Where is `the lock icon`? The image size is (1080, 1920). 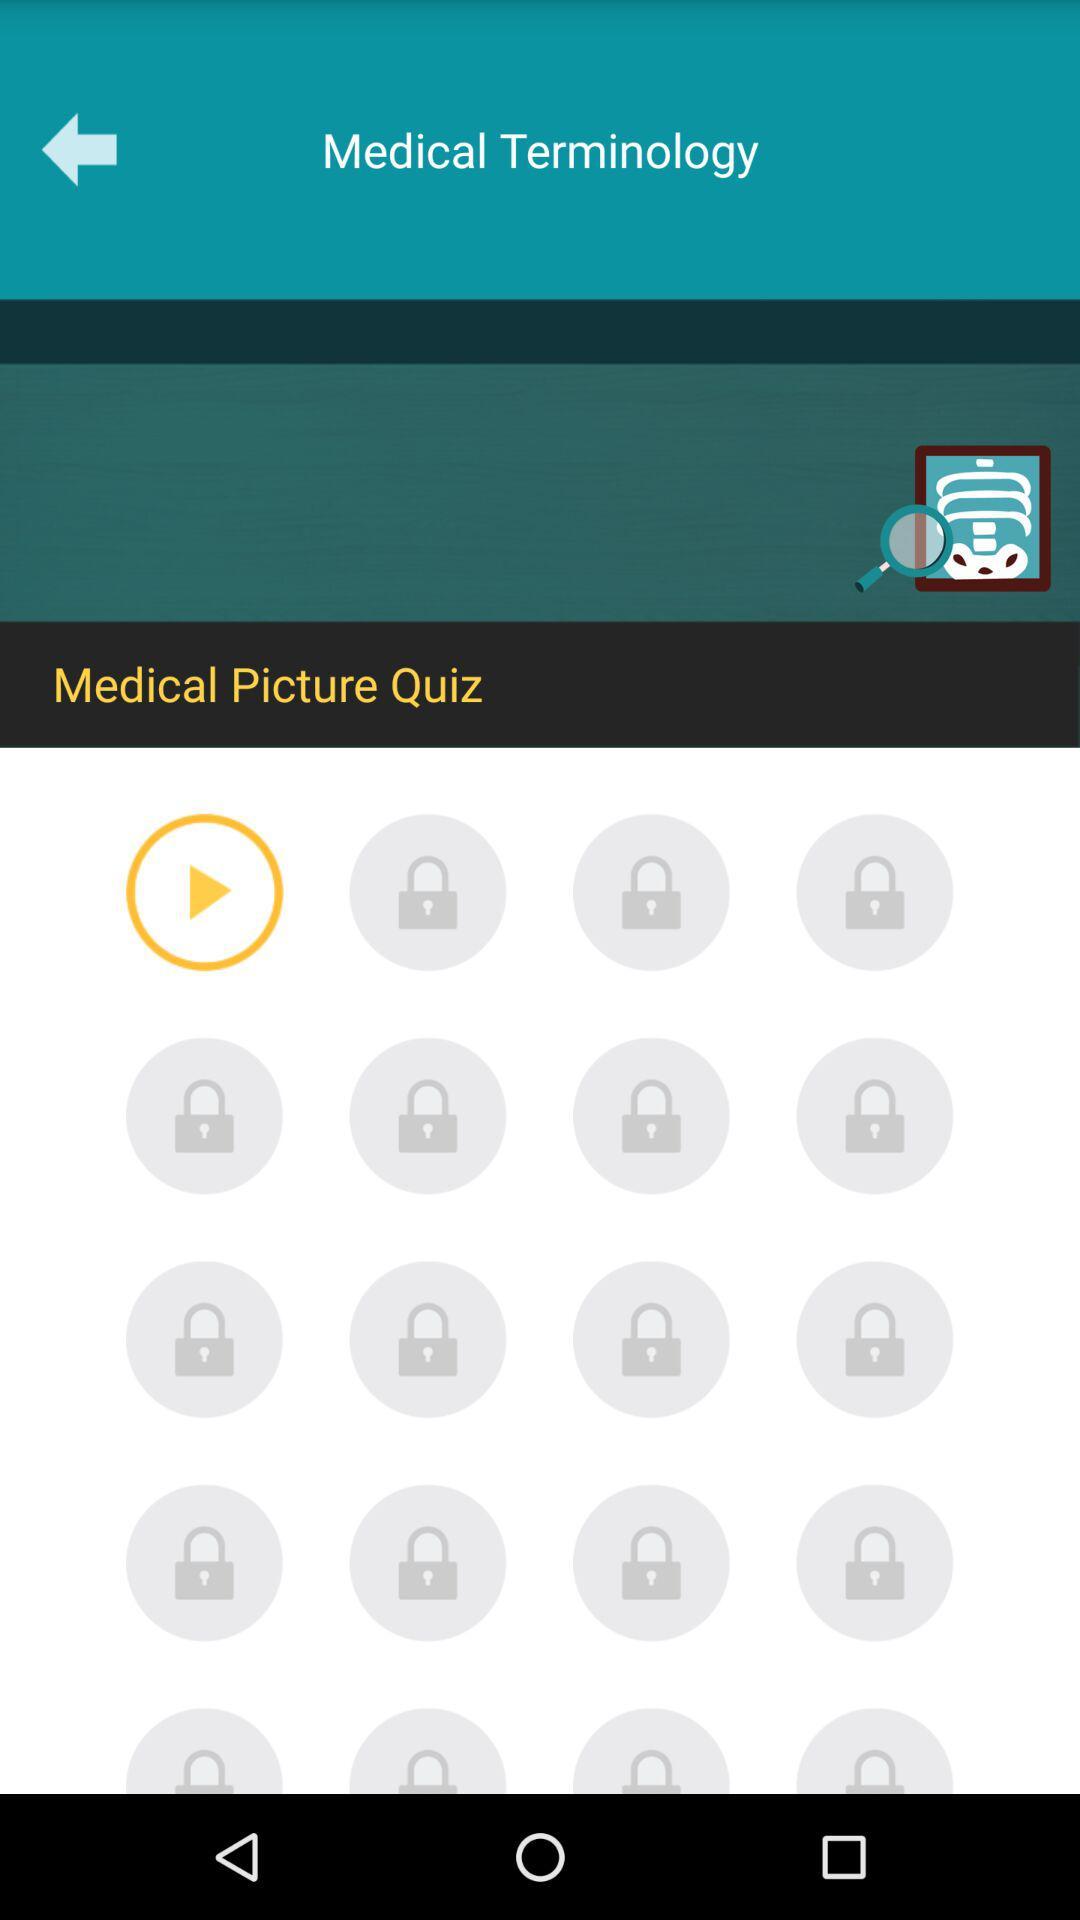 the lock icon is located at coordinates (427, 1672).